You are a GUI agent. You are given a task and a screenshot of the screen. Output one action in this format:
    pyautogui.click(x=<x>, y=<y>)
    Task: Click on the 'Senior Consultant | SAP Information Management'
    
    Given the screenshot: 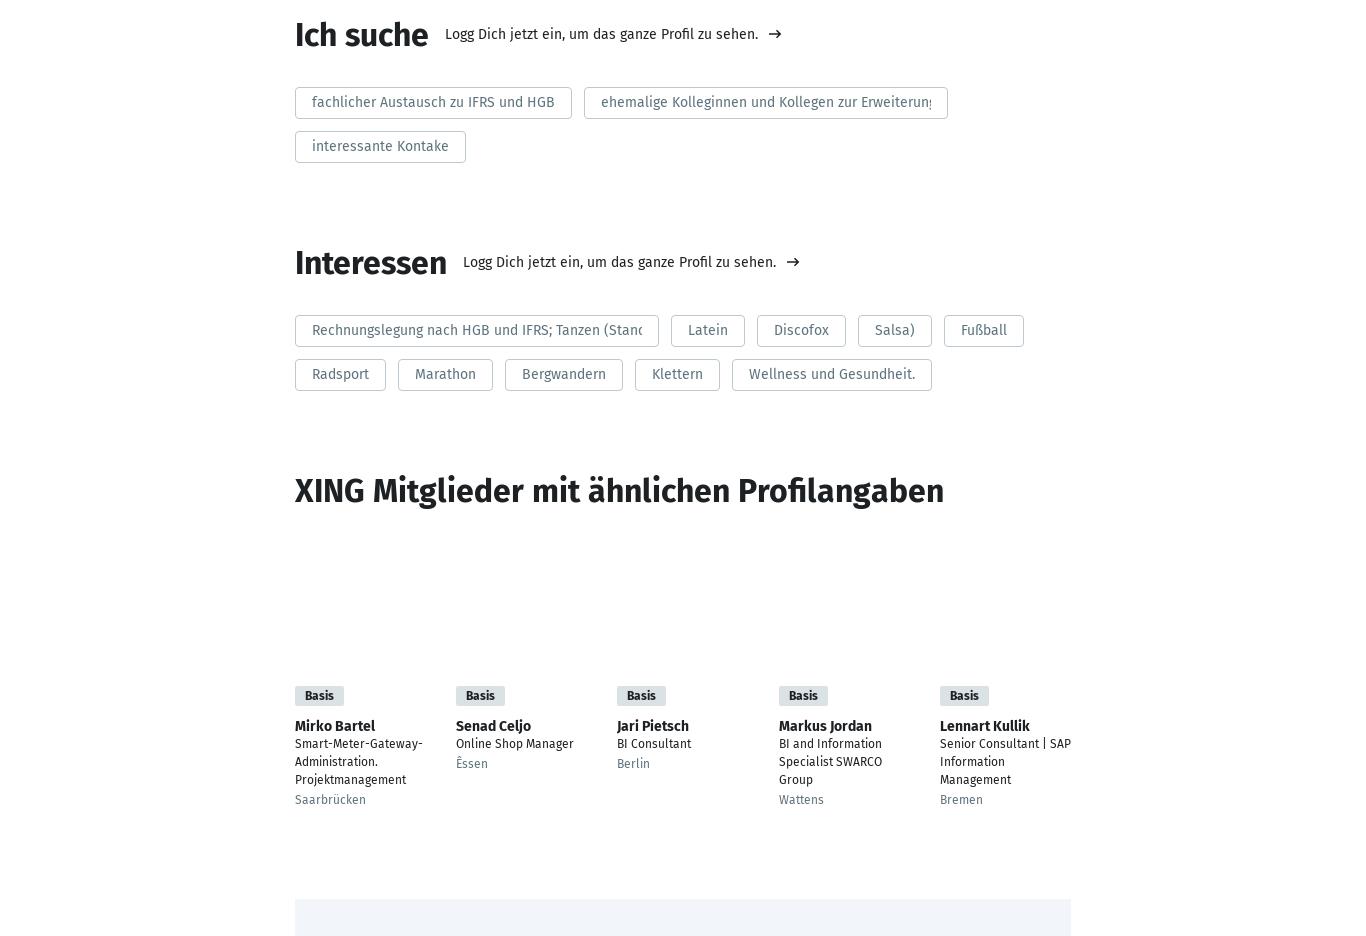 What is the action you would take?
    pyautogui.click(x=1004, y=761)
    